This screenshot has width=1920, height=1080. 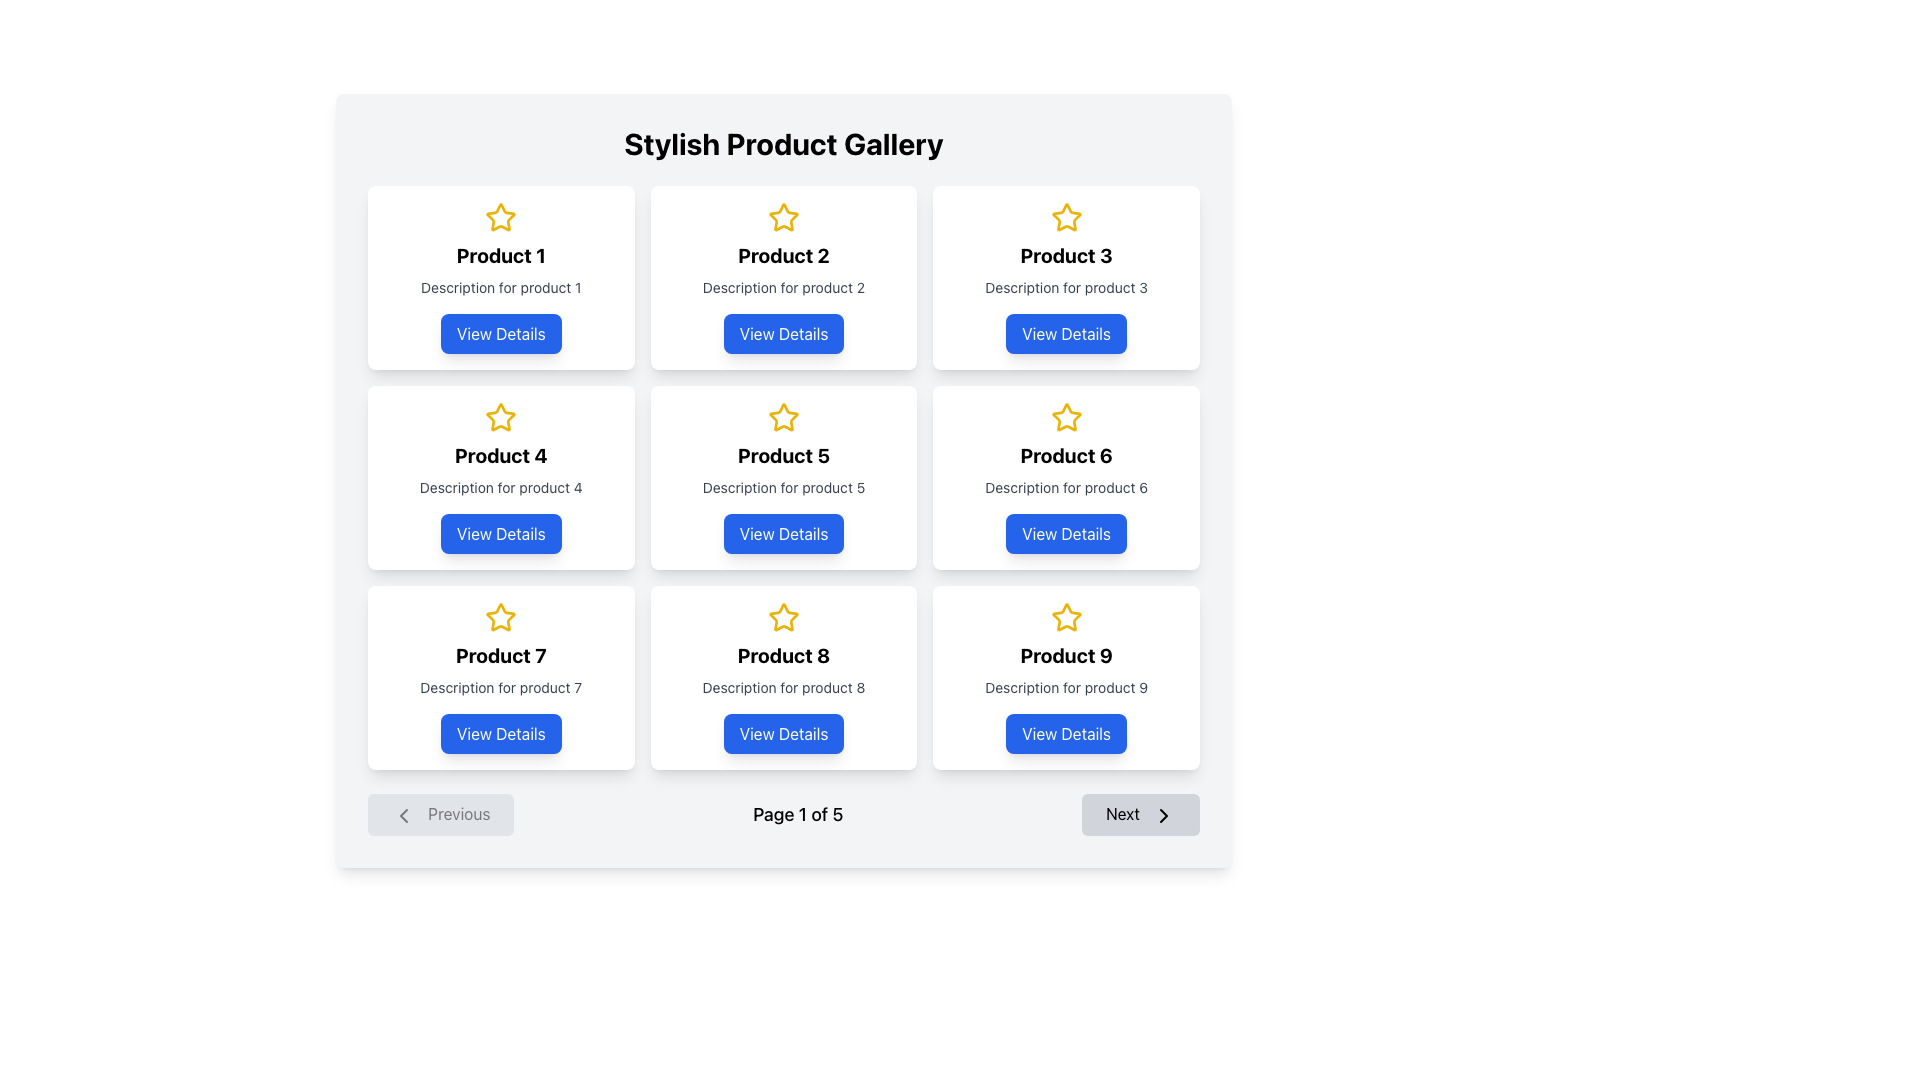 I want to click on the text label displaying 'Page 1 of 5', located at the bottom of the section containing the product list, bordered by 'Previous' and 'Next' buttons, so click(x=782, y=813).